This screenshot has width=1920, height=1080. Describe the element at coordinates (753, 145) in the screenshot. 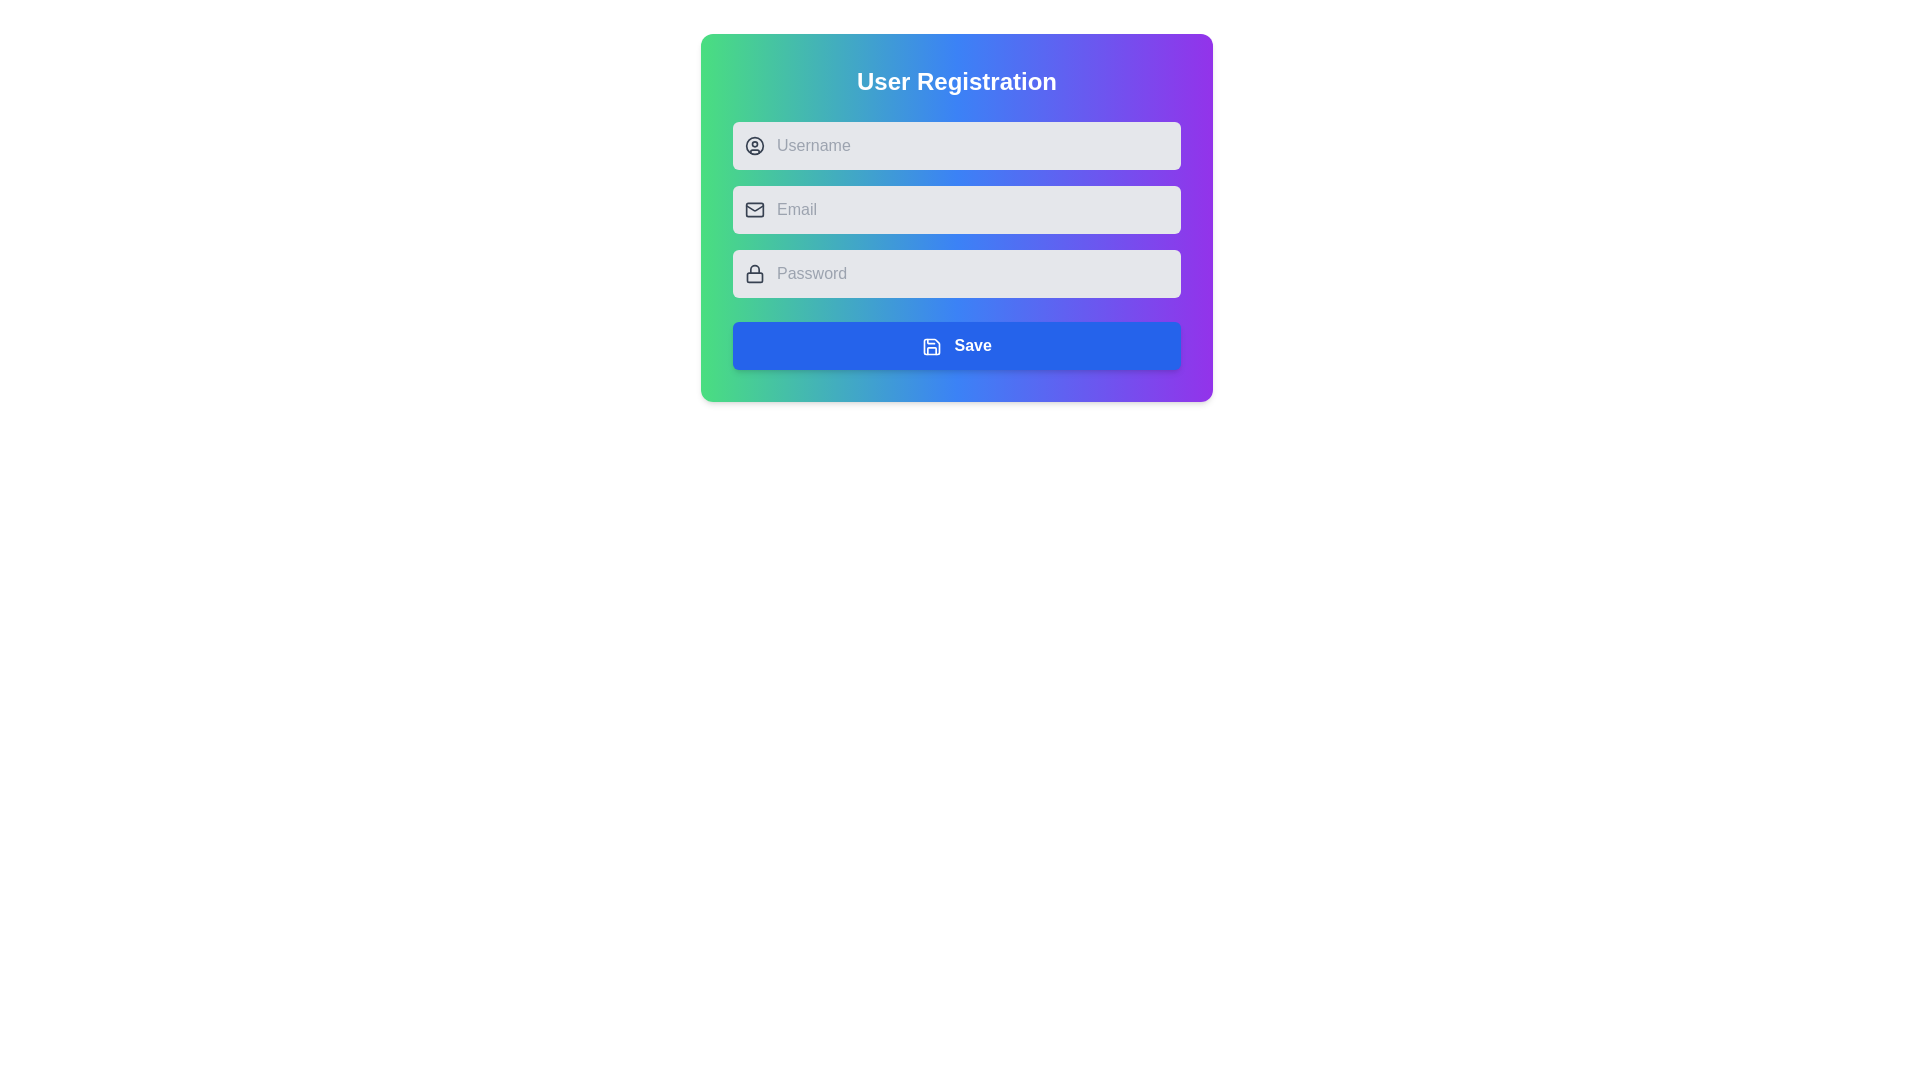

I see `the larger circle SVG graphic component that serves as a decorative visual cue next to the 'Username' input field in the user registration form` at that location.